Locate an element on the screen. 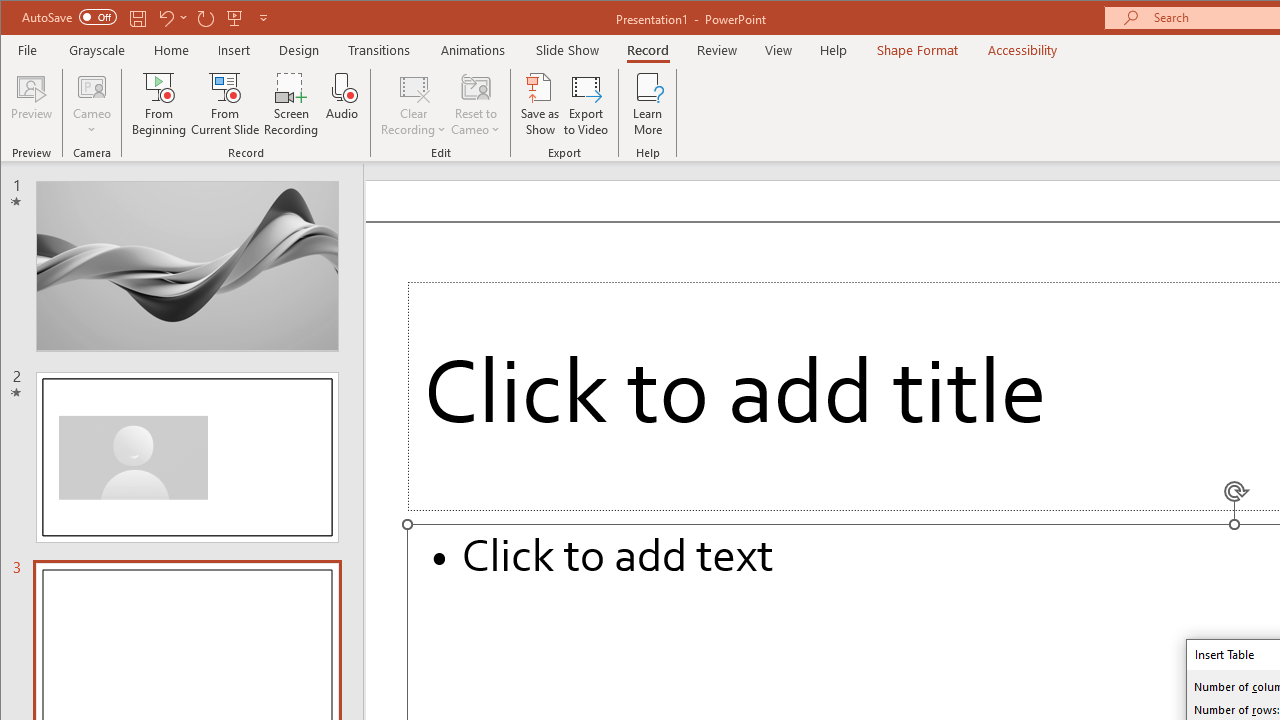 Image resolution: width=1280 pixels, height=720 pixels. 'Audio' is located at coordinates (342, 104).